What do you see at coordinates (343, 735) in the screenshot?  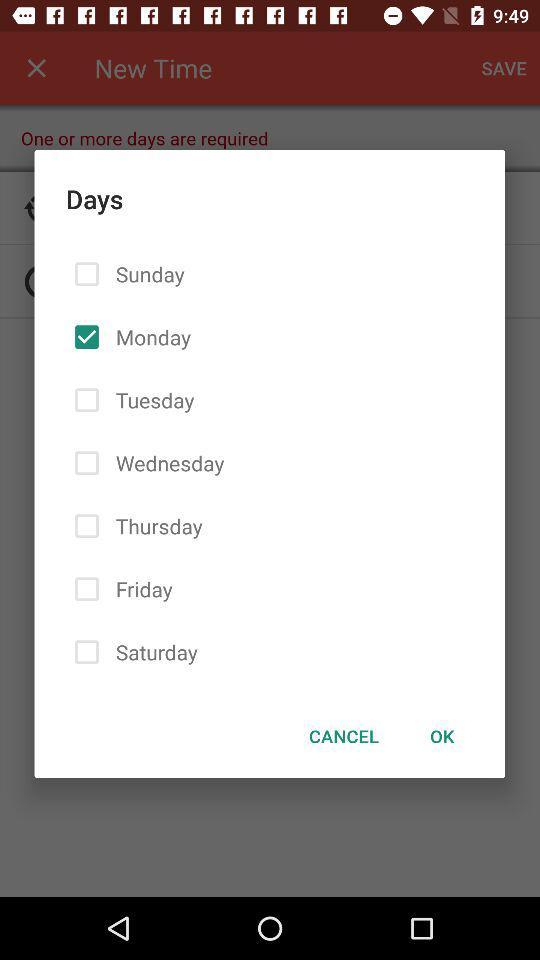 I see `the icon next to ok` at bounding box center [343, 735].